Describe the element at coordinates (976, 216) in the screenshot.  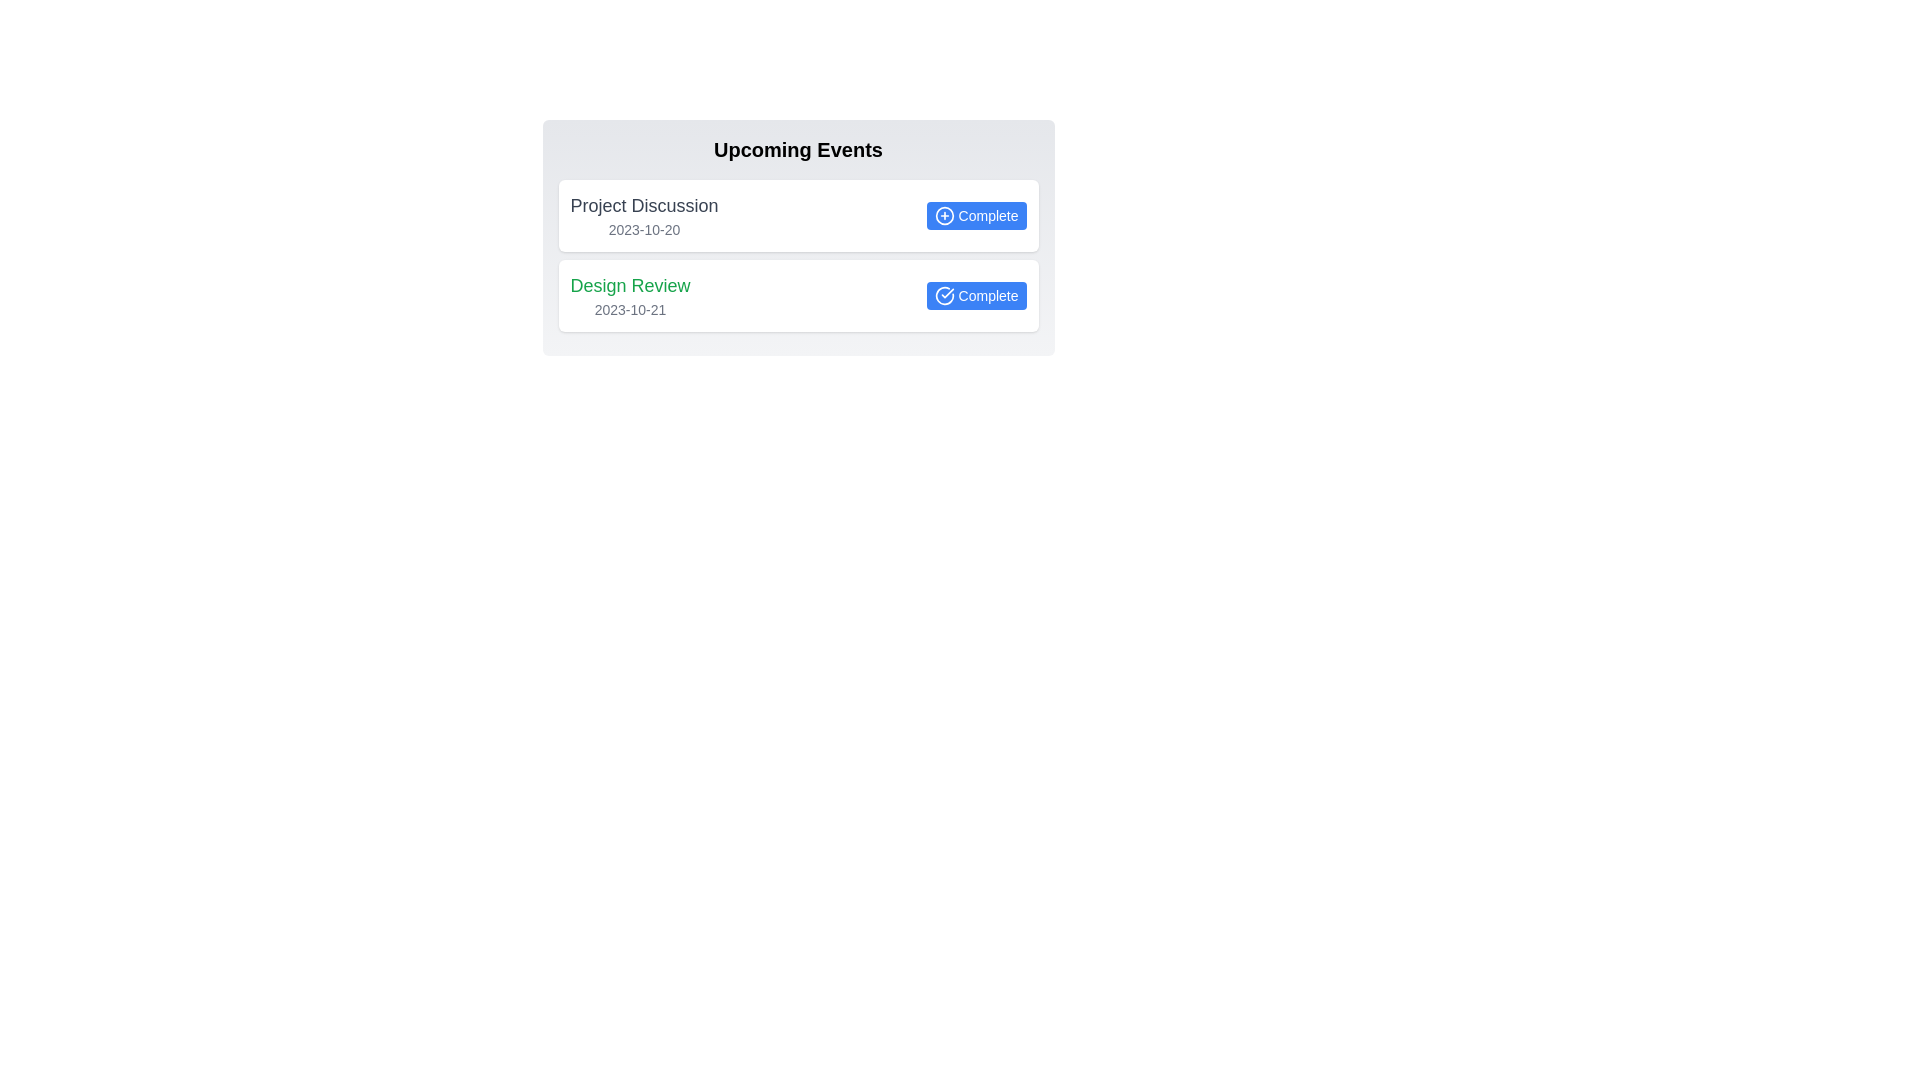
I see `'Complete' button for the task titled 'Project Discussion'` at that location.